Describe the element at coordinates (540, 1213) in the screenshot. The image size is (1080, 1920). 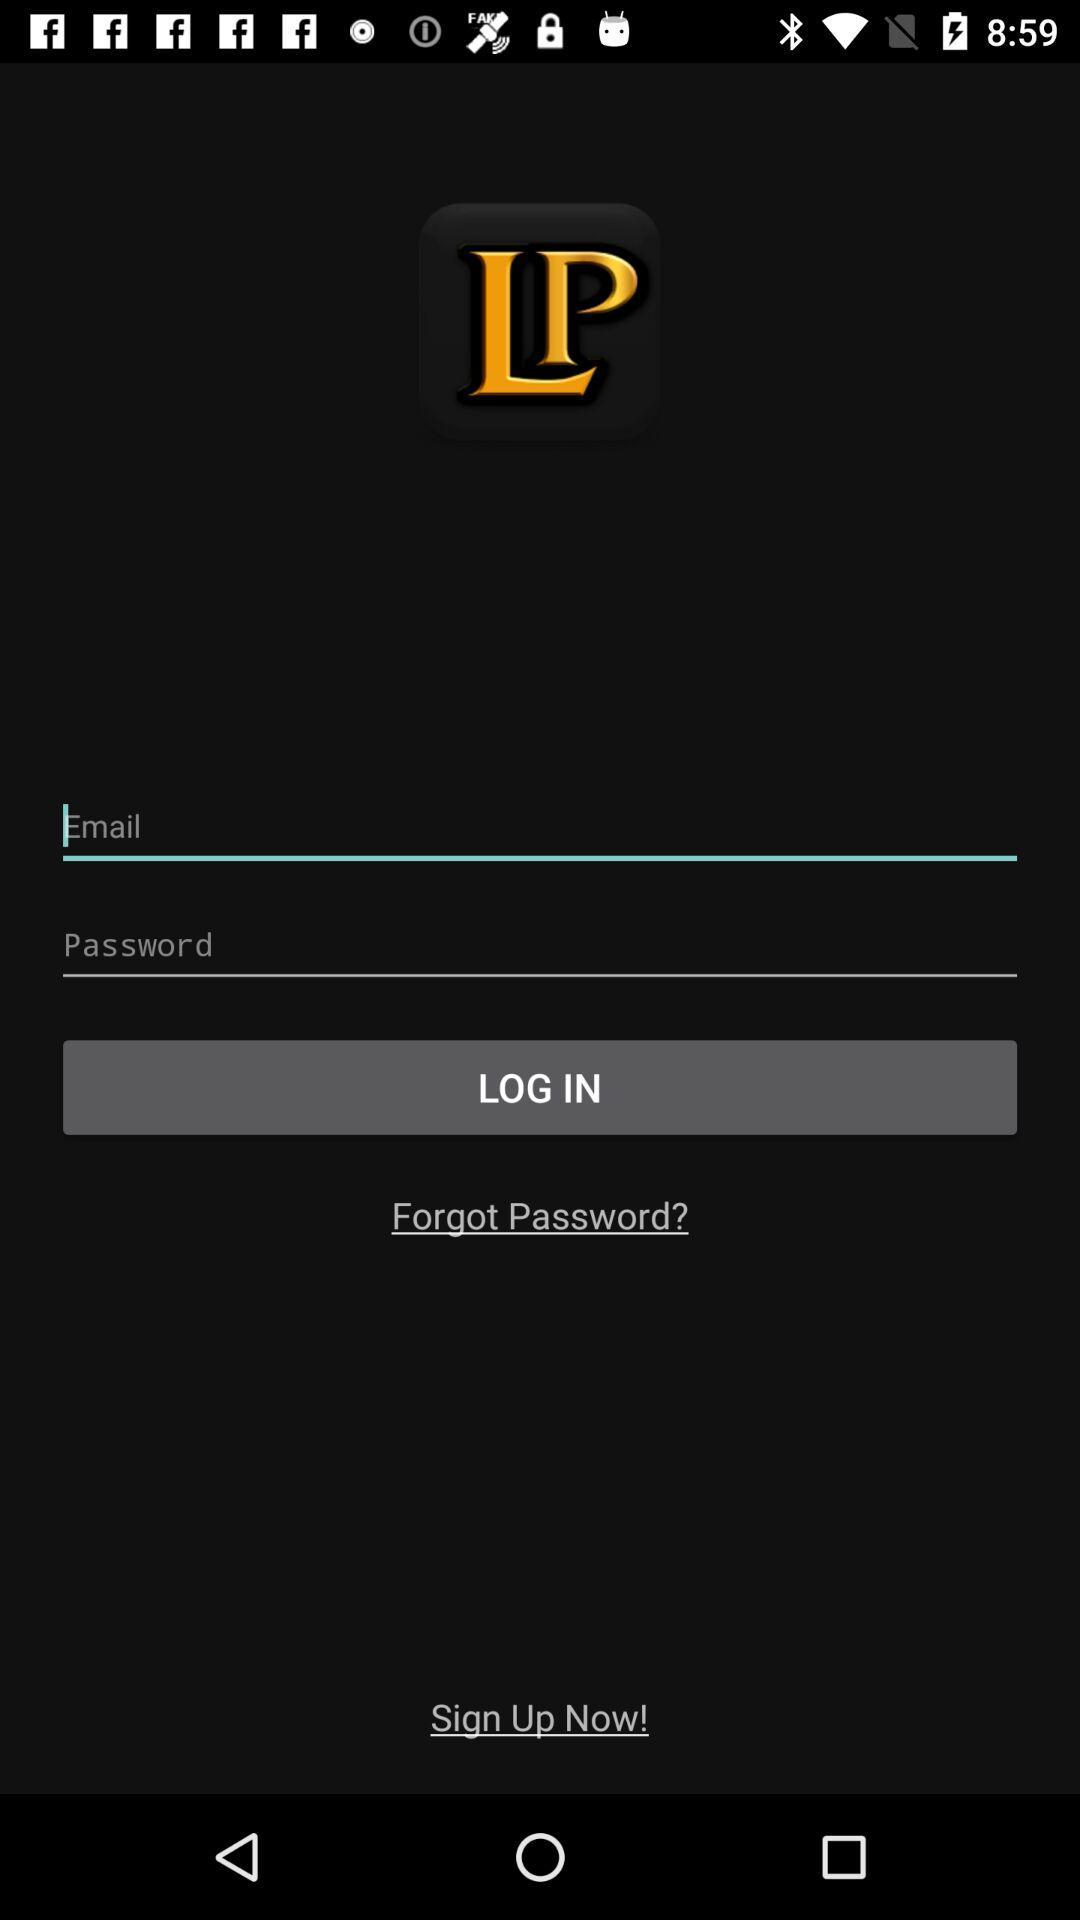
I see `icon above the sign up now!` at that location.